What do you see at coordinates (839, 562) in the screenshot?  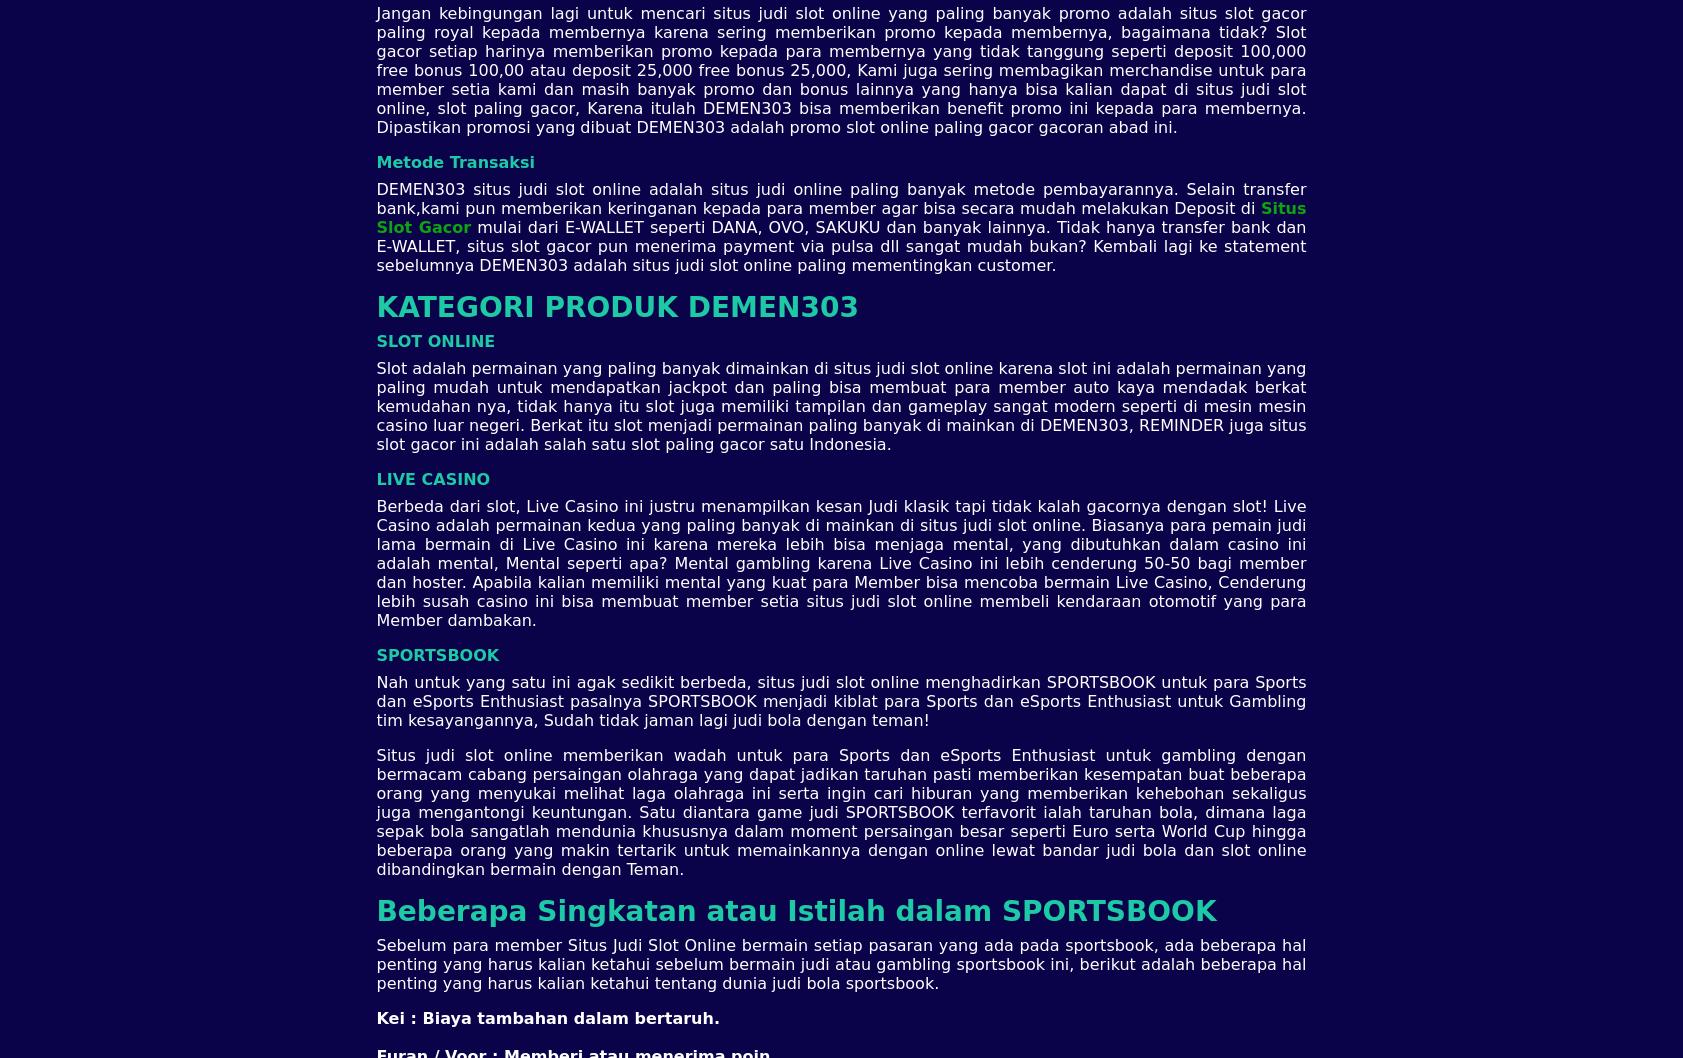 I see `'Berbeda dari slot, Live Casino ini justru menampilkan kesan Judi klasik tapi tidak kalah gacornya dengan slot! Live Casino adalah permainan kedua yang paling banyak di mainkan di situs judi slot online. Biasanya para pemain judi lama bermain di Live Casino ini karena mereka lebih bisa menjaga mental, yang dibutuhkan dalam casino ini adalah mental, Mental seperti apa? Mental gambling karena Live Casino ini lebih cenderung 50-50 bagi member dan hoster. Apabila kalian memiliki mental yang kuat para Member bisa mencoba bermain Live Casino, Cenderung lebih susah casino ini bisa membuat member setia situs judi slot online membeli kendaraan otomotif yang para Member dambakan.'` at bounding box center [839, 562].